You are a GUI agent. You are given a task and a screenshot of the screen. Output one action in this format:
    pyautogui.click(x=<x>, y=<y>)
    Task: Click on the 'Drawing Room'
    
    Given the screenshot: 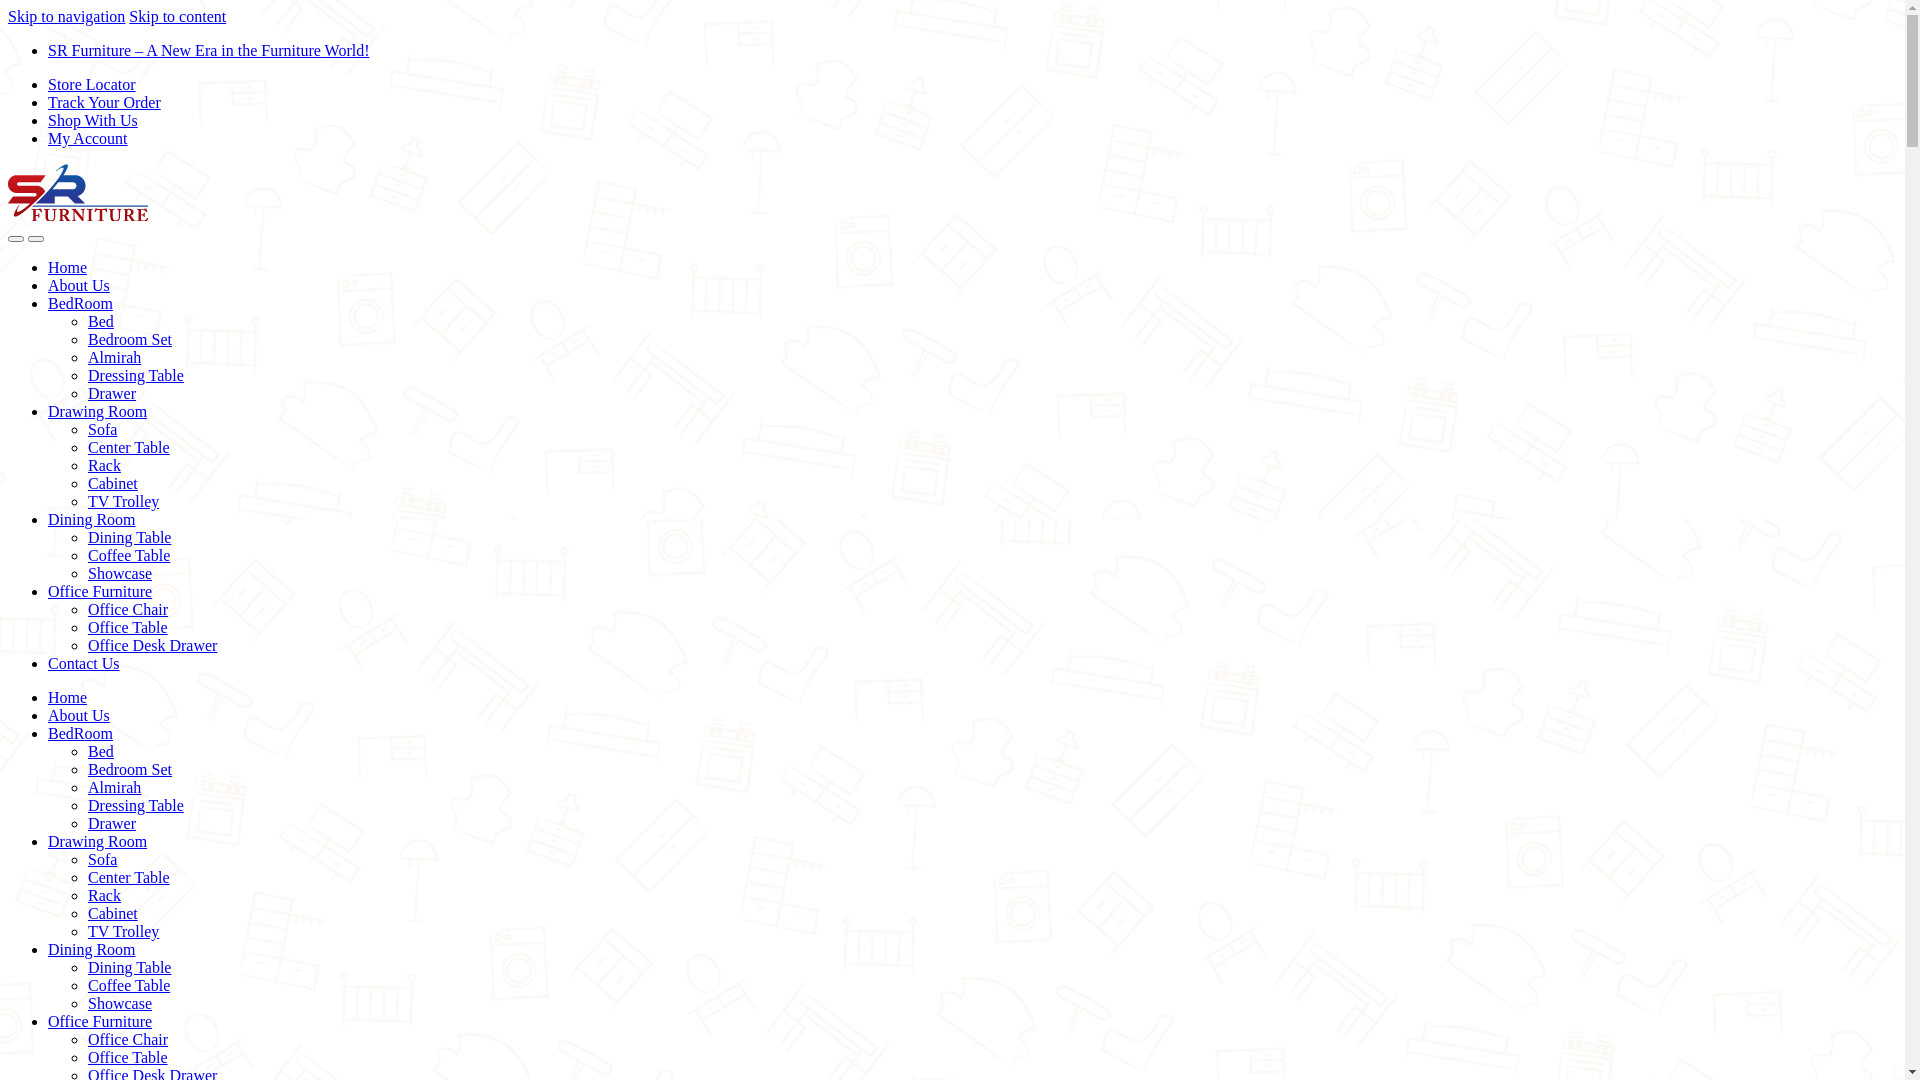 What is the action you would take?
    pyautogui.click(x=96, y=841)
    